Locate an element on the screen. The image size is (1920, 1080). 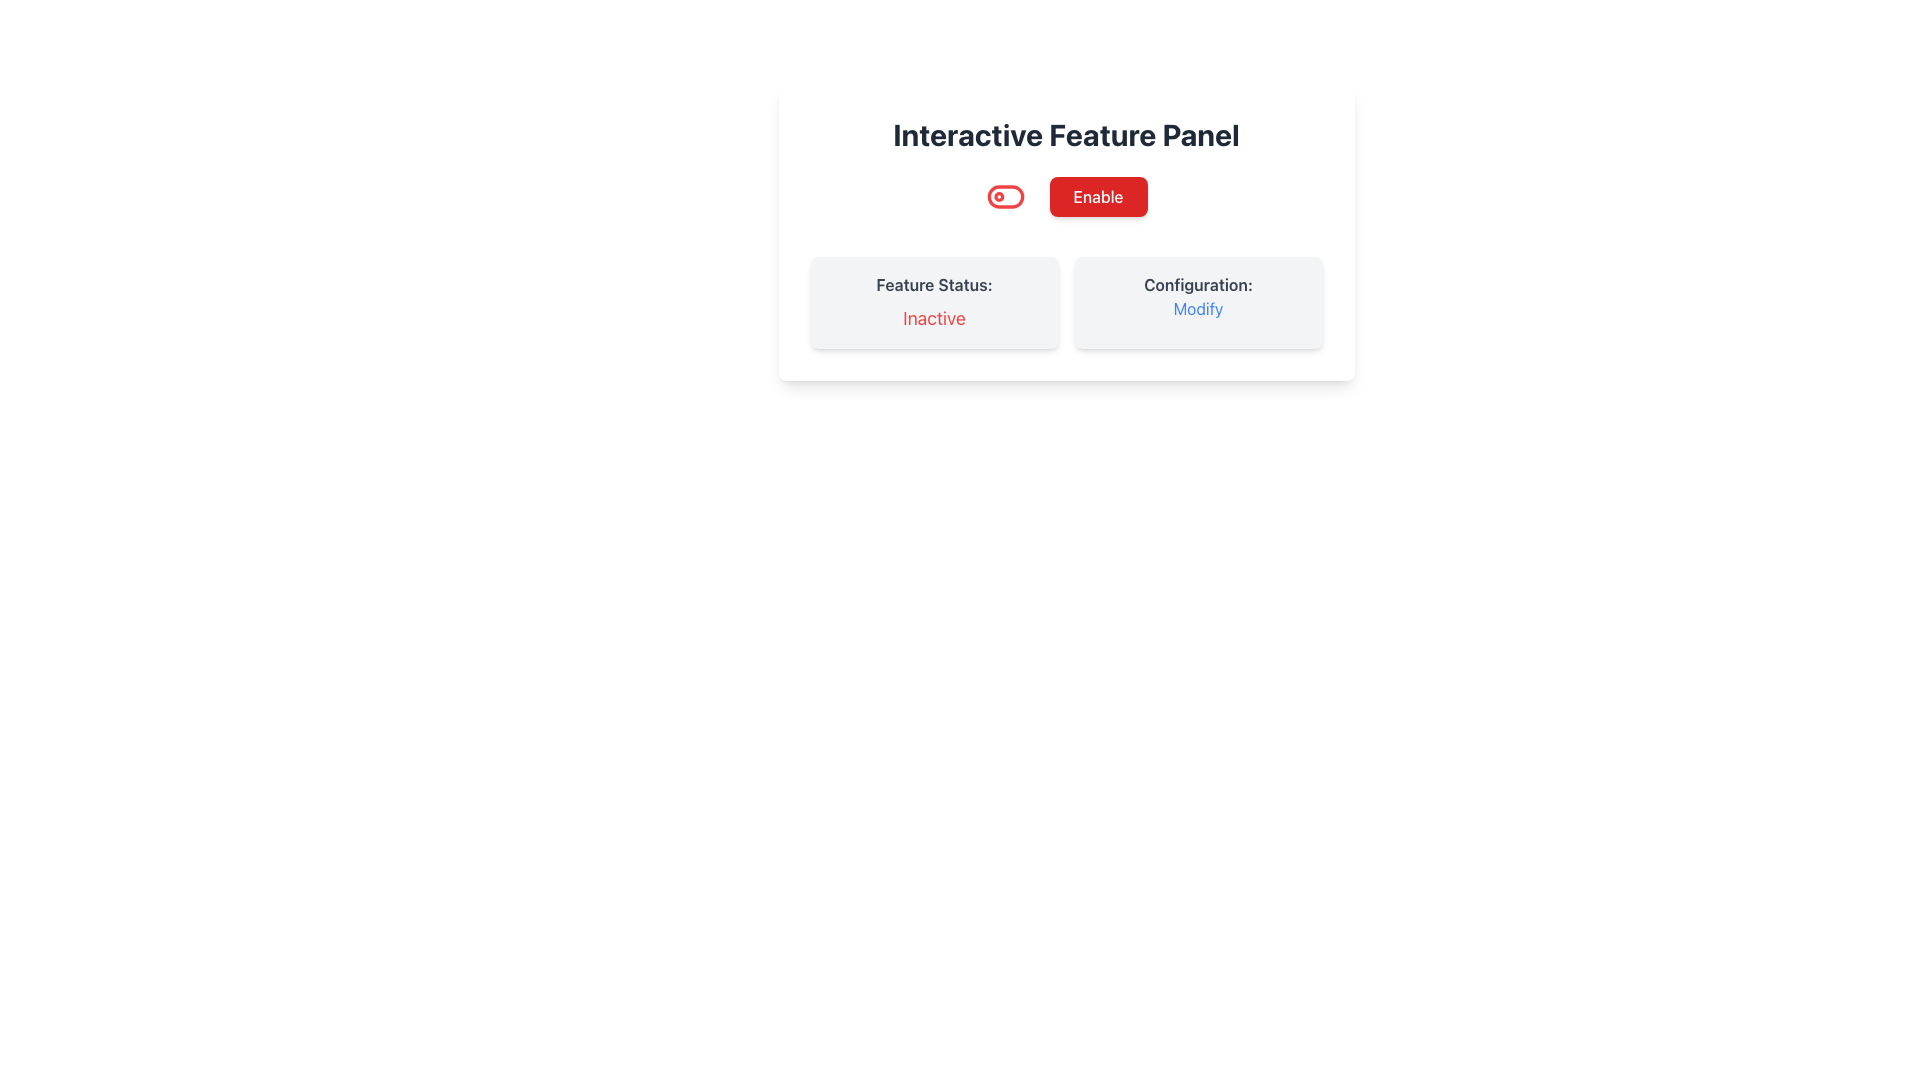
the Display component that shows the current status marked as 'Inactive', located in the left cell of a two-column grid layout within the 'Interactive Feature Panel' is located at coordinates (933, 303).